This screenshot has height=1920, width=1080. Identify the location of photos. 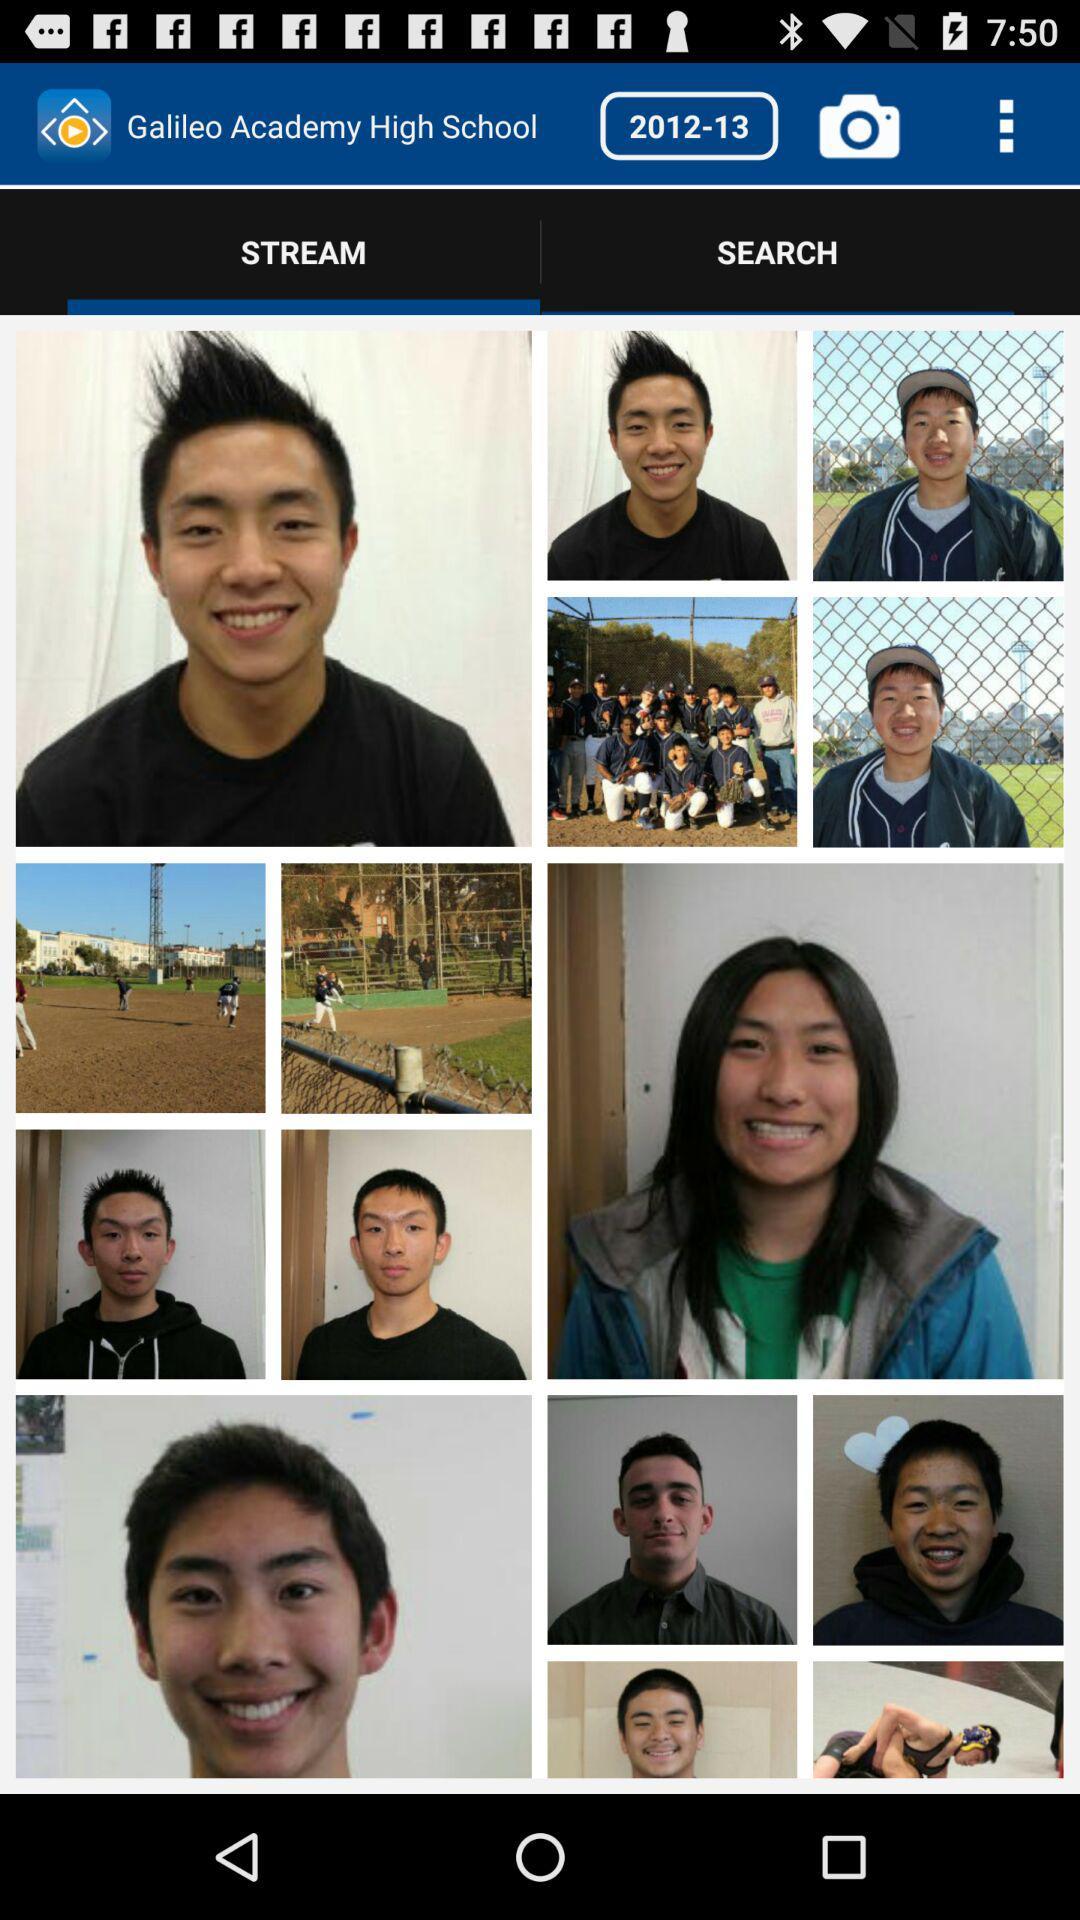
(804, 589).